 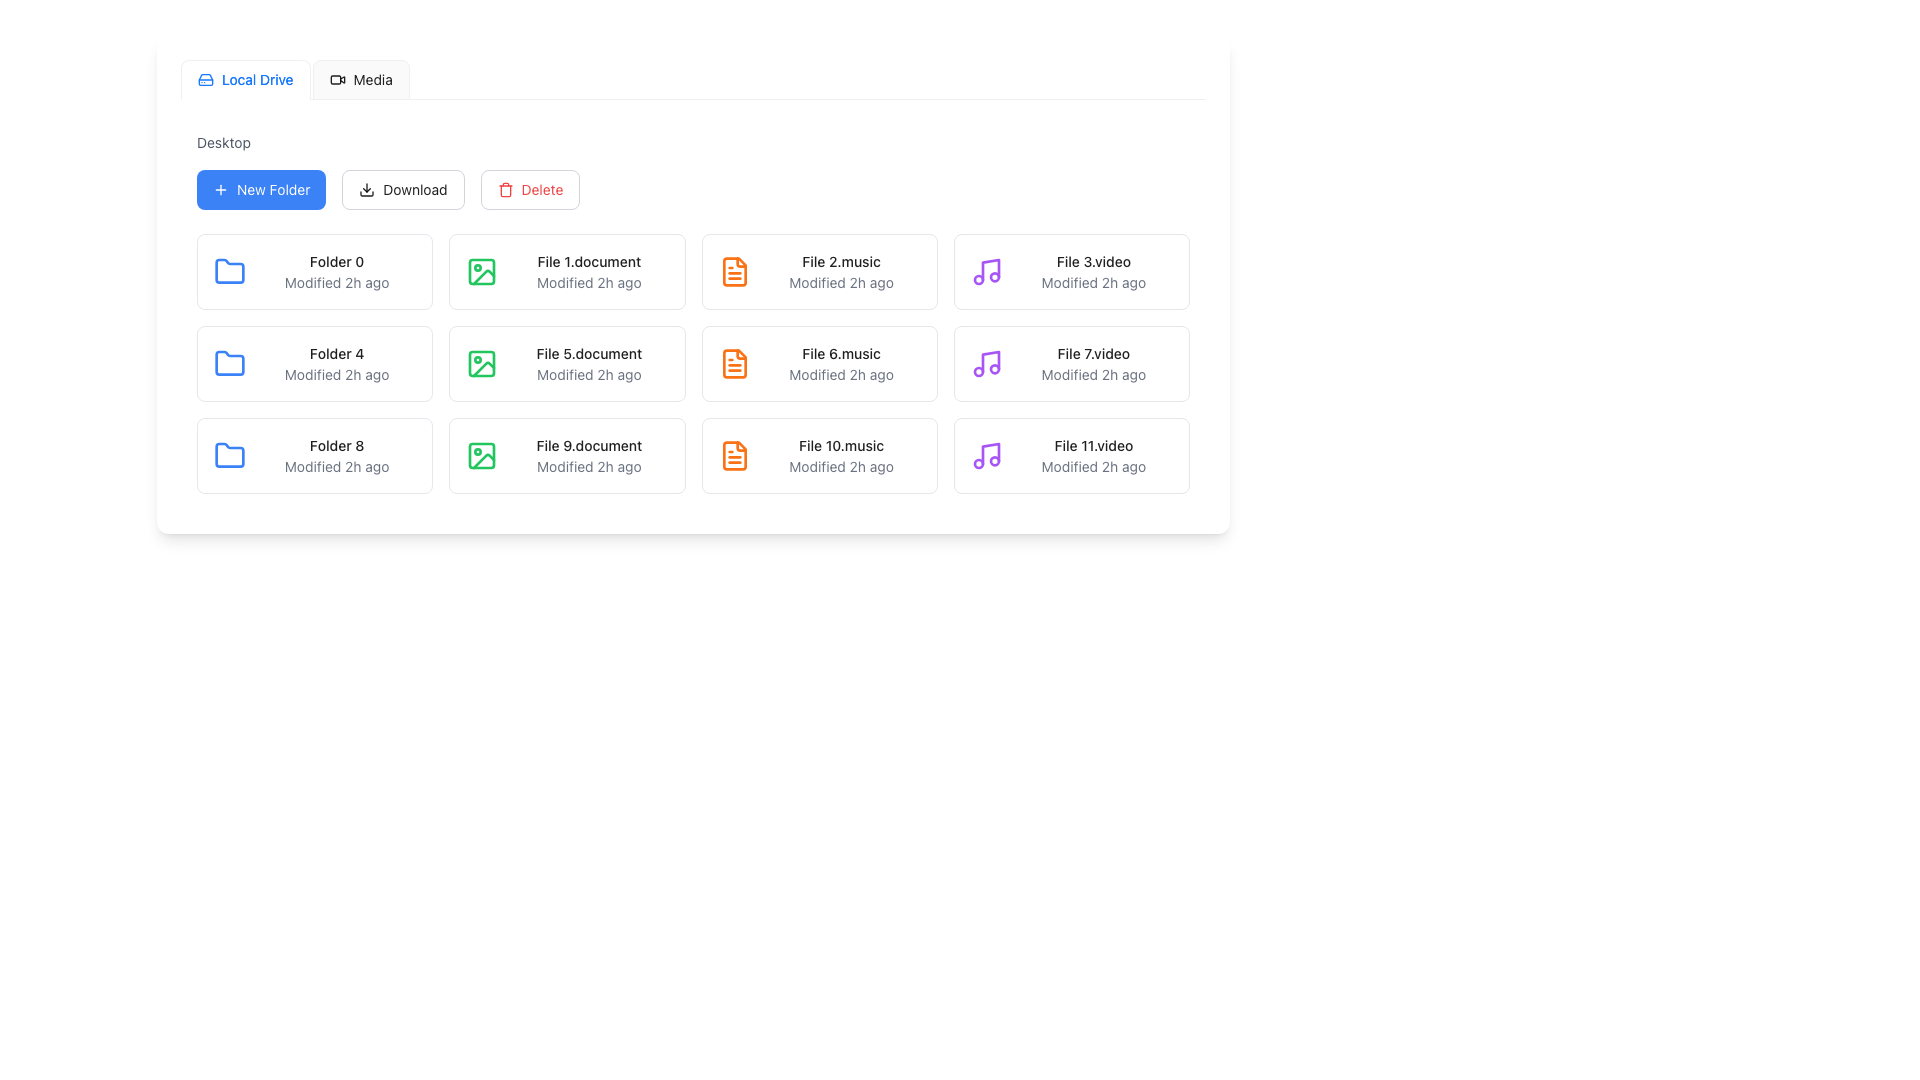 What do you see at coordinates (841, 374) in the screenshot?
I see `the text label displaying 'Modified 2h ago', which is styled with small gray text and located directly below 'File 6.music' in the file information group` at bounding box center [841, 374].